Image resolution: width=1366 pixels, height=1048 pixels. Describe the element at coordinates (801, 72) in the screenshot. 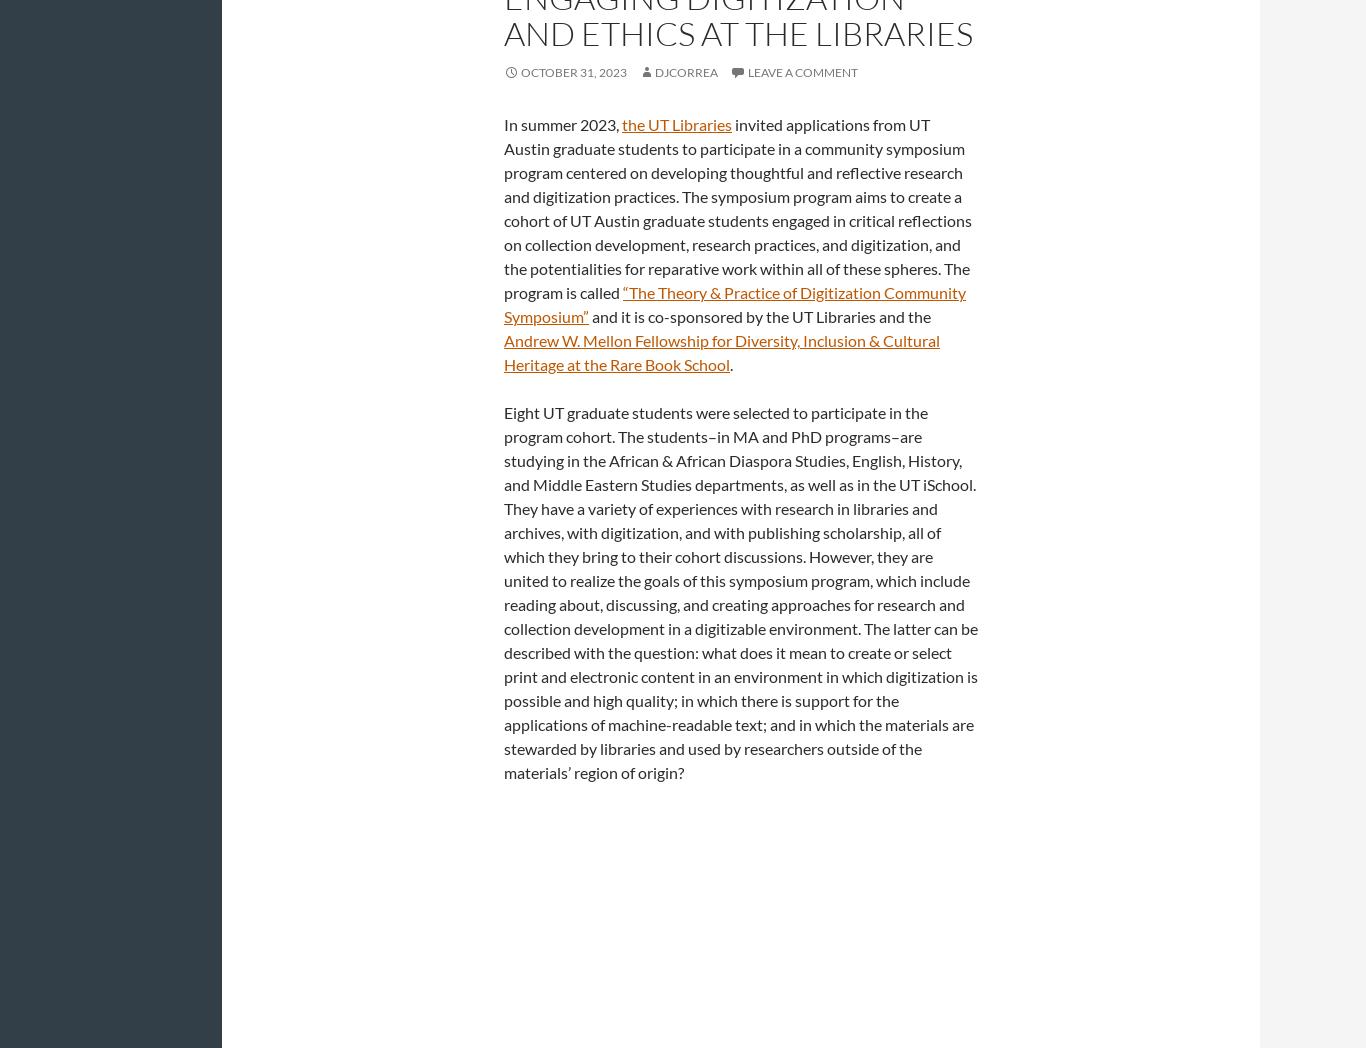

I see `'Leave a comment'` at that location.